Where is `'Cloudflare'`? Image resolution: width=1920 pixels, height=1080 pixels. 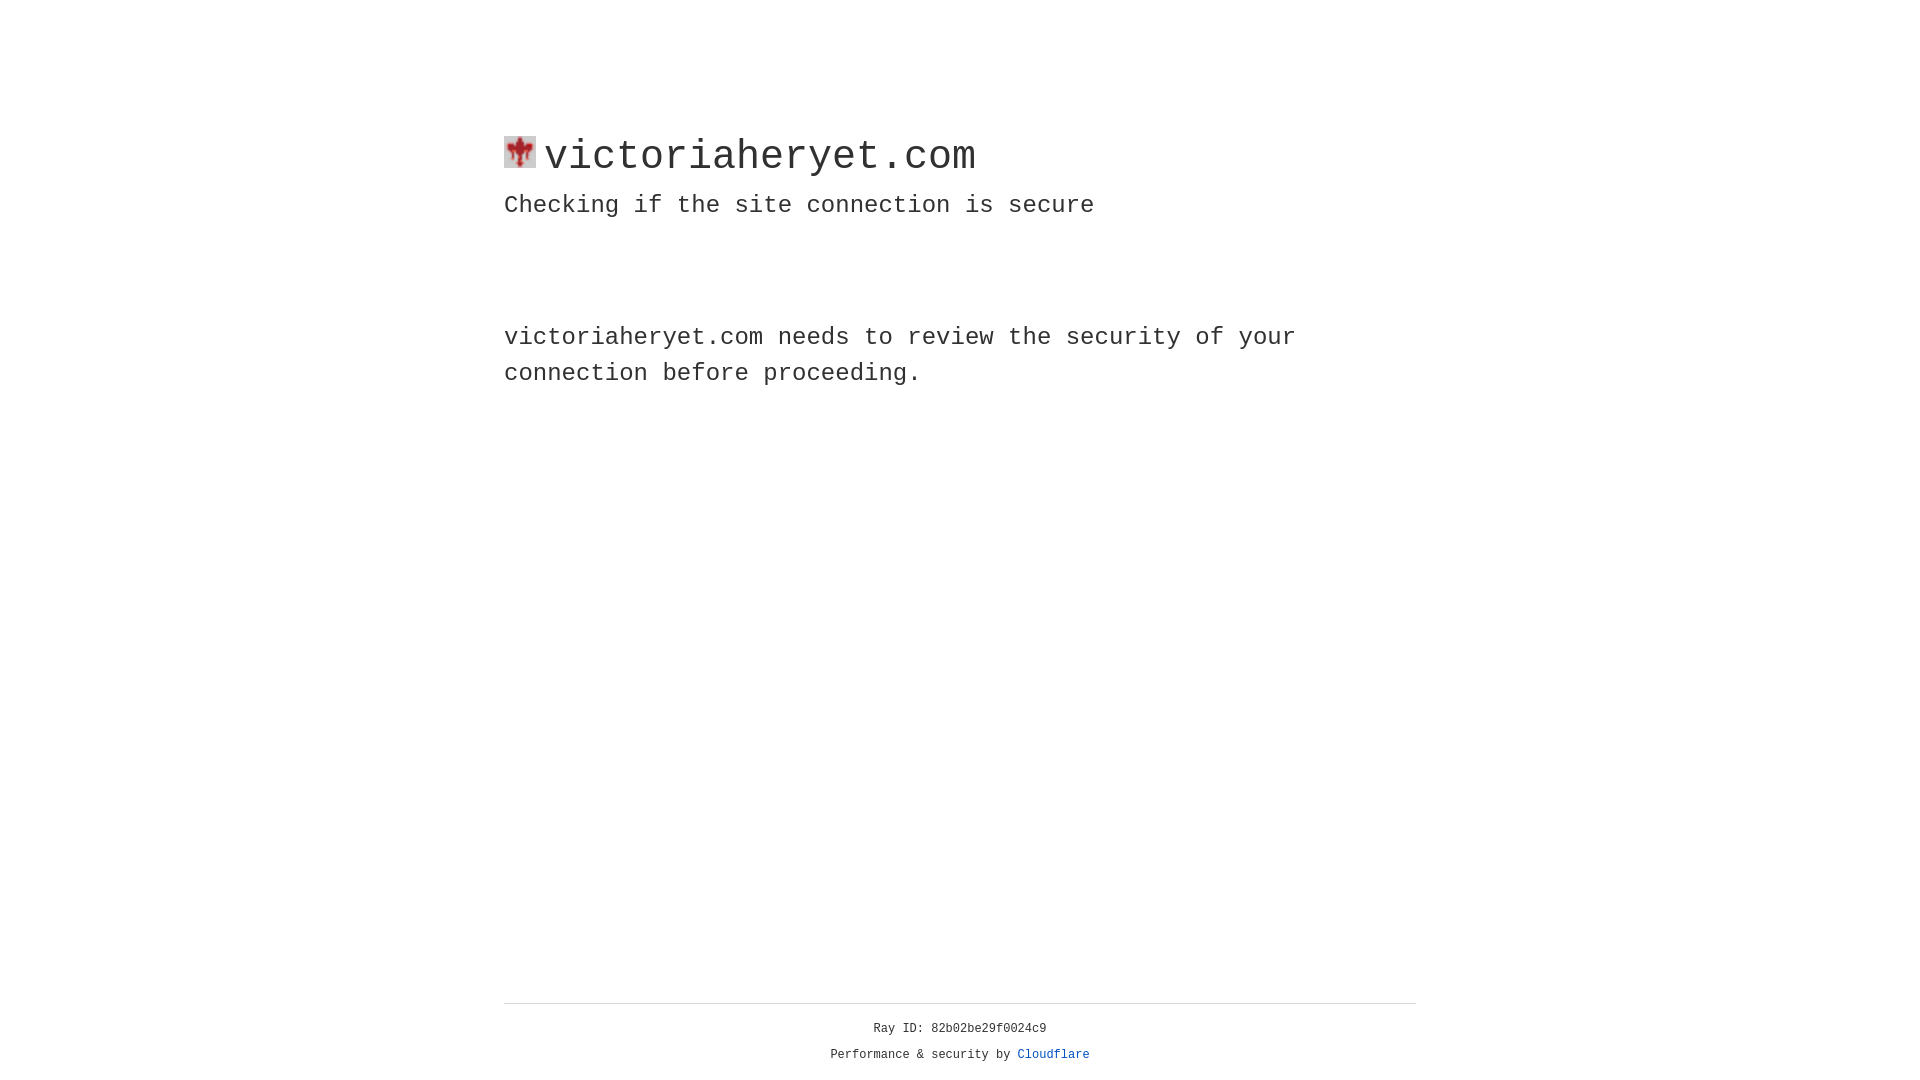
'Cloudflare' is located at coordinates (1053, 1054).